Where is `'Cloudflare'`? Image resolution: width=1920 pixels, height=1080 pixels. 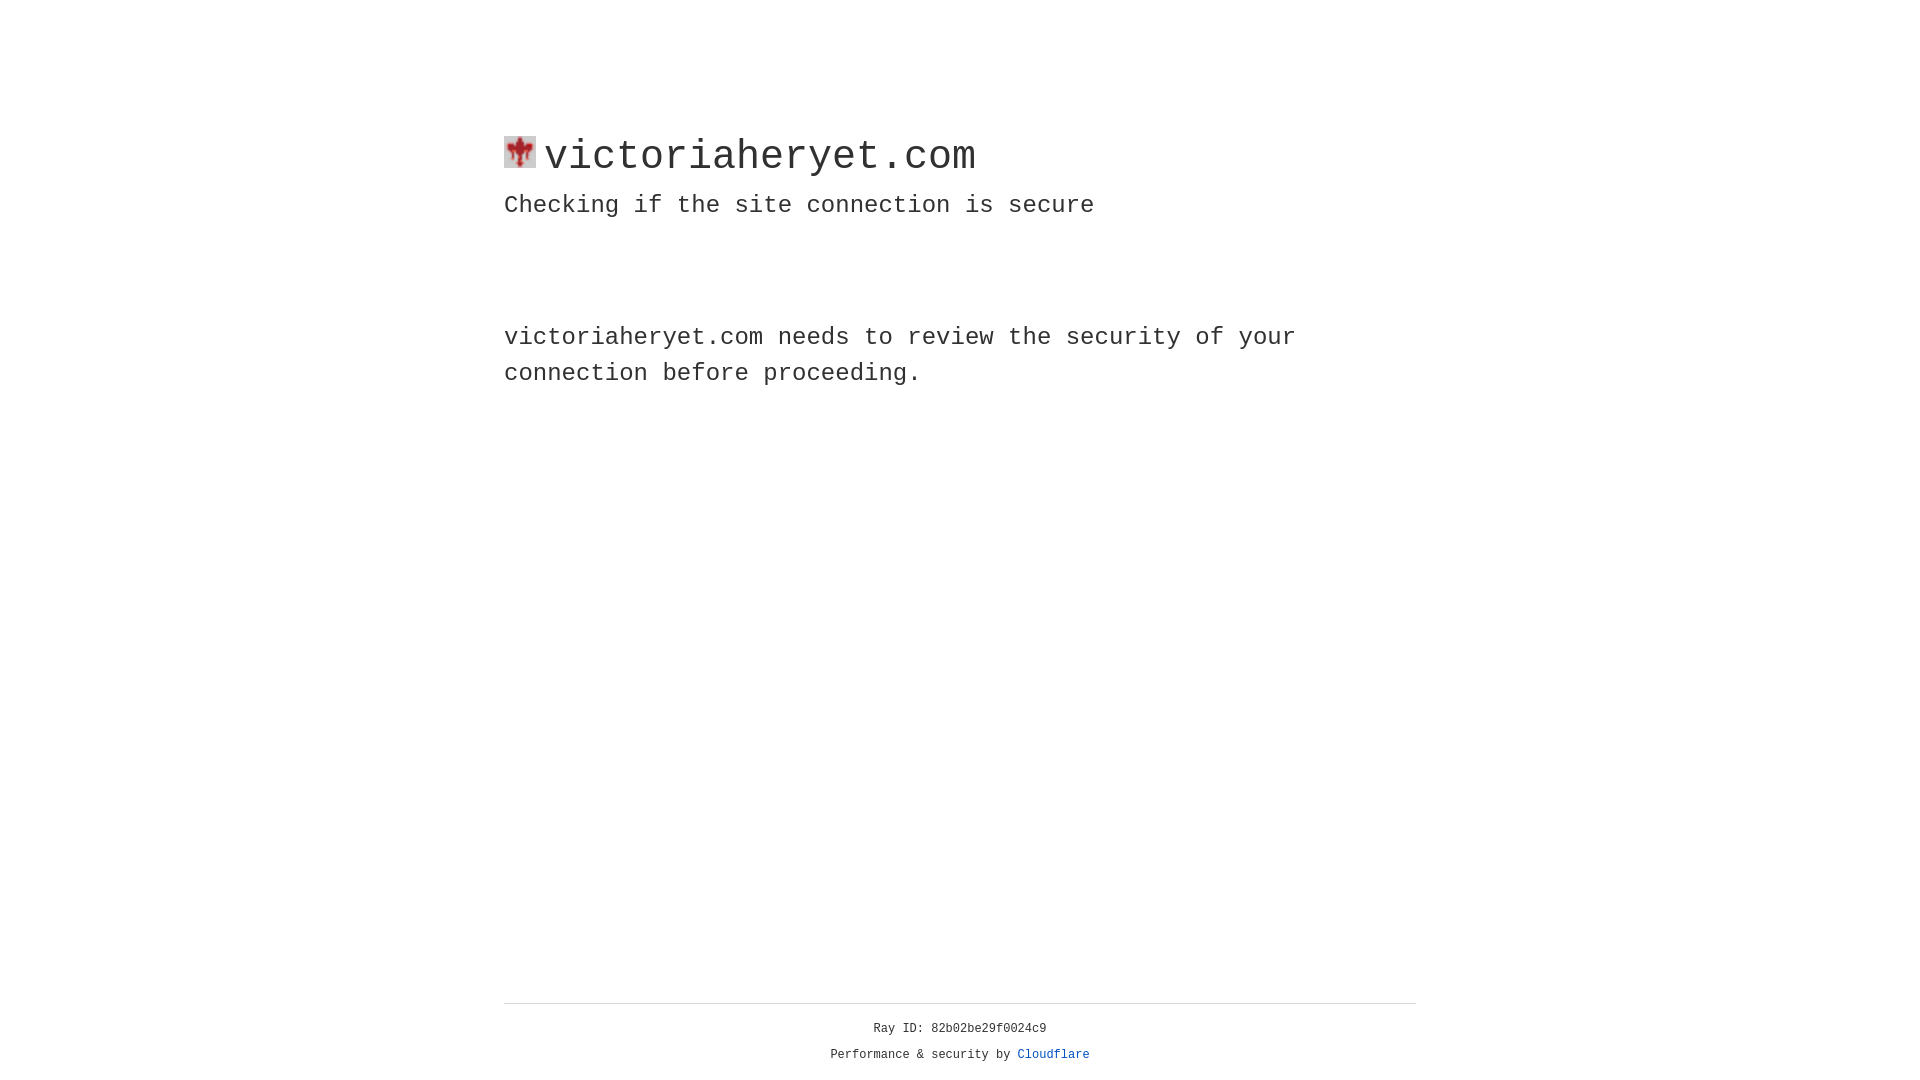
'Cloudflare' is located at coordinates (1053, 1054).